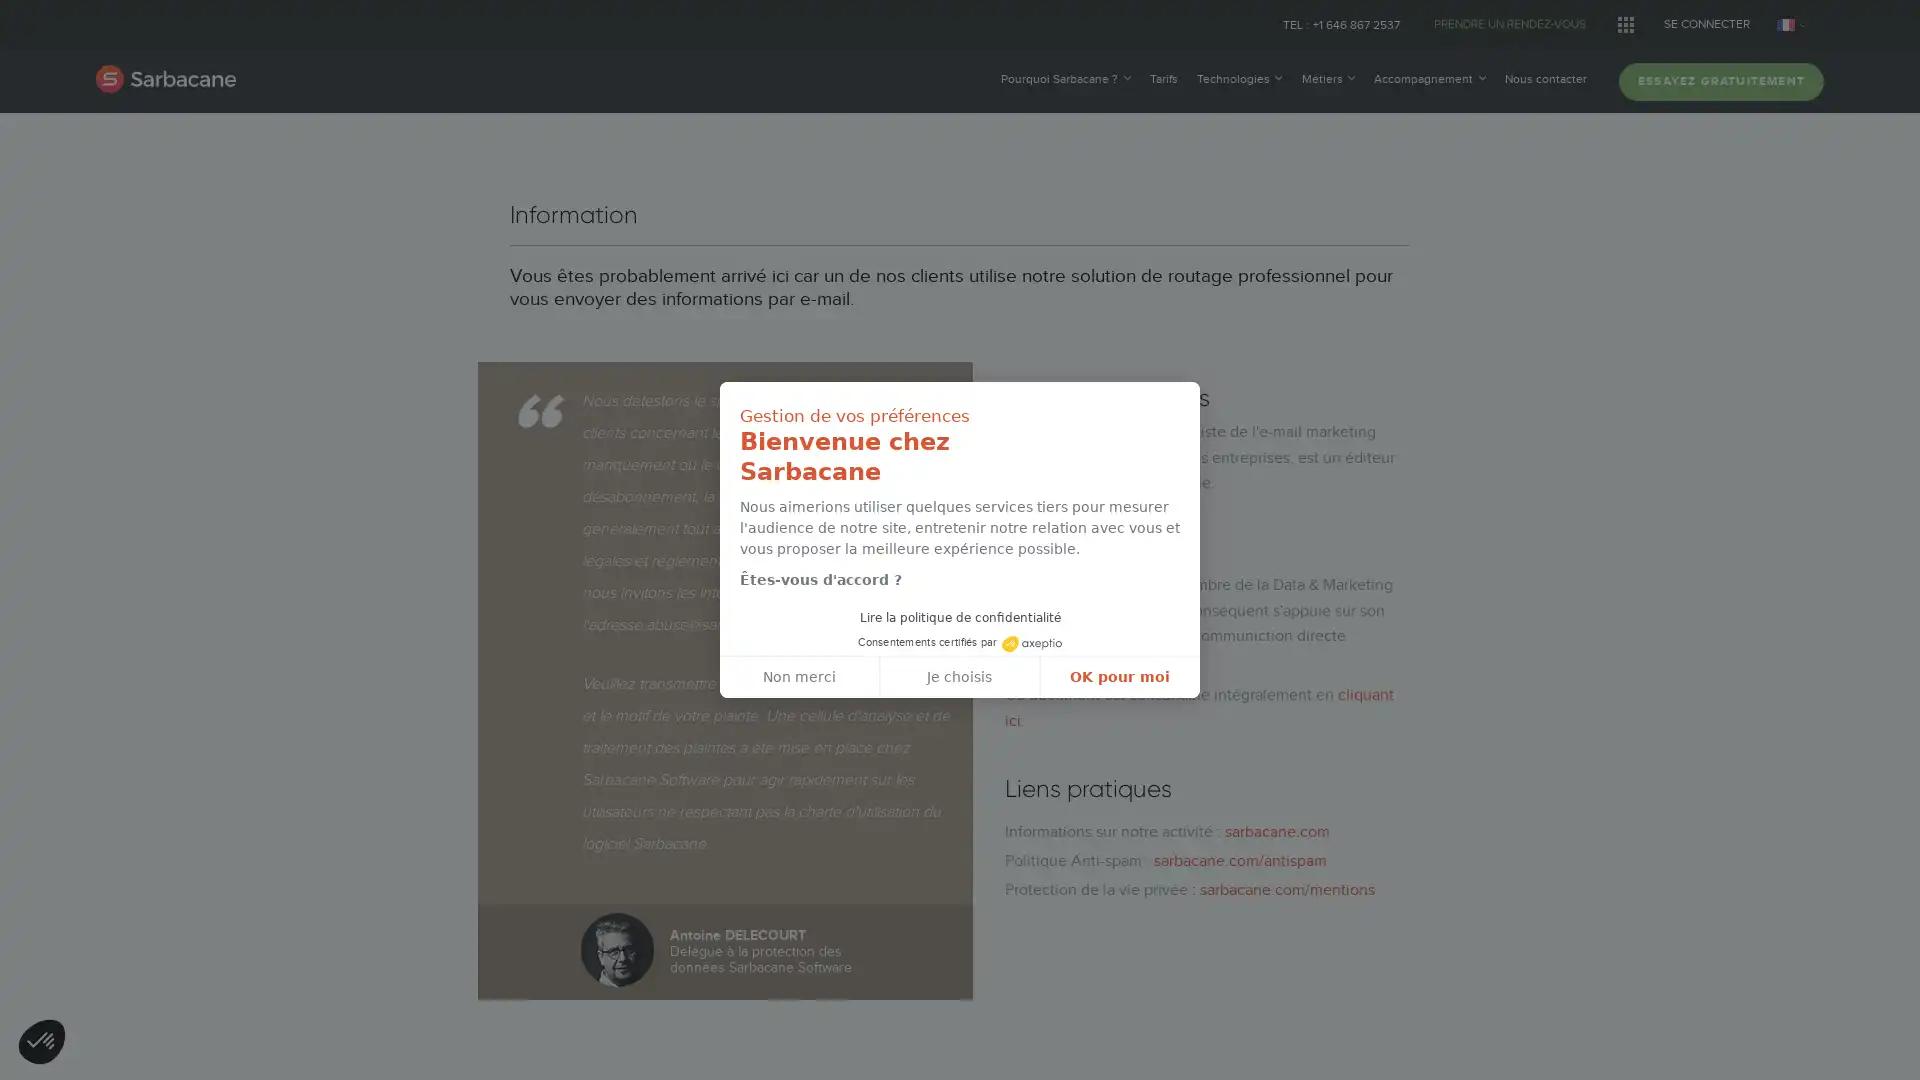  What do you see at coordinates (960, 676) in the screenshot?
I see `Je choisis` at bounding box center [960, 676].